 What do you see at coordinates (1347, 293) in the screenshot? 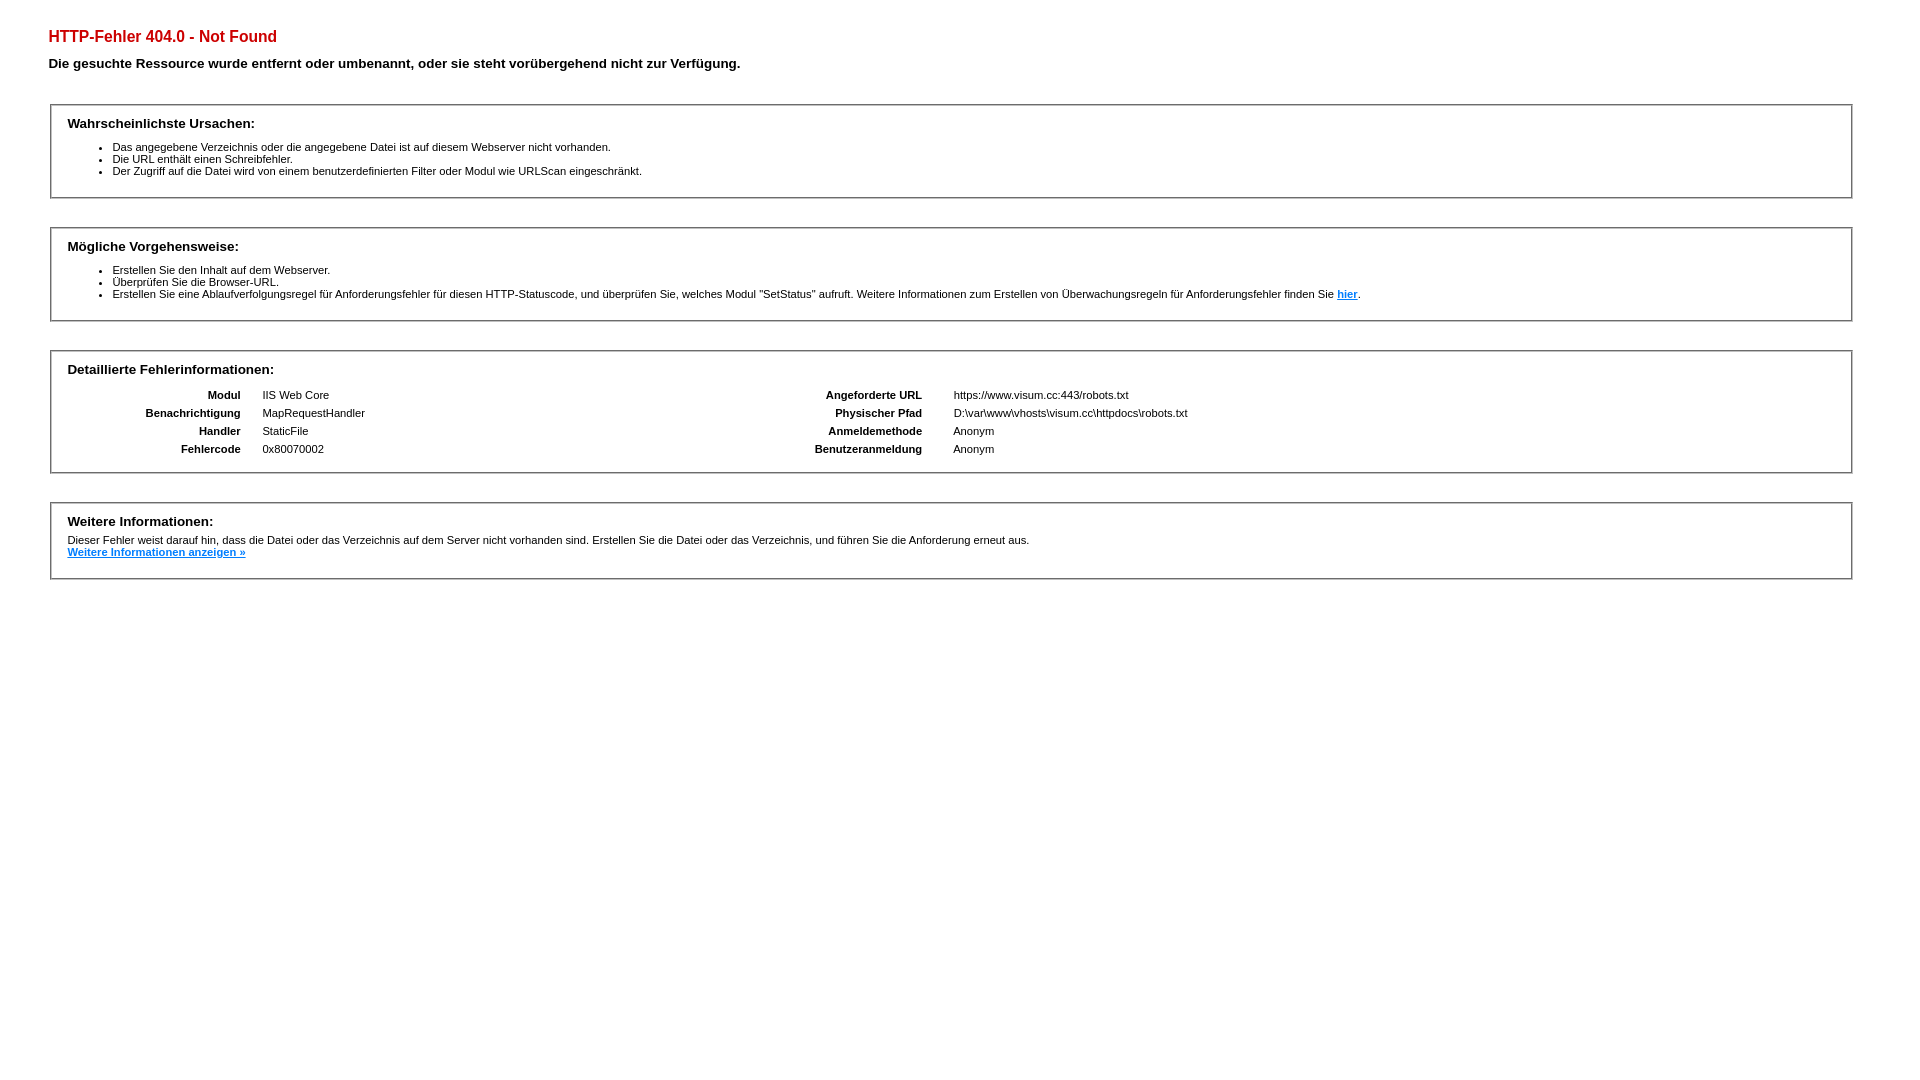
I see `'hier'` at bounding box center [1347, 293].